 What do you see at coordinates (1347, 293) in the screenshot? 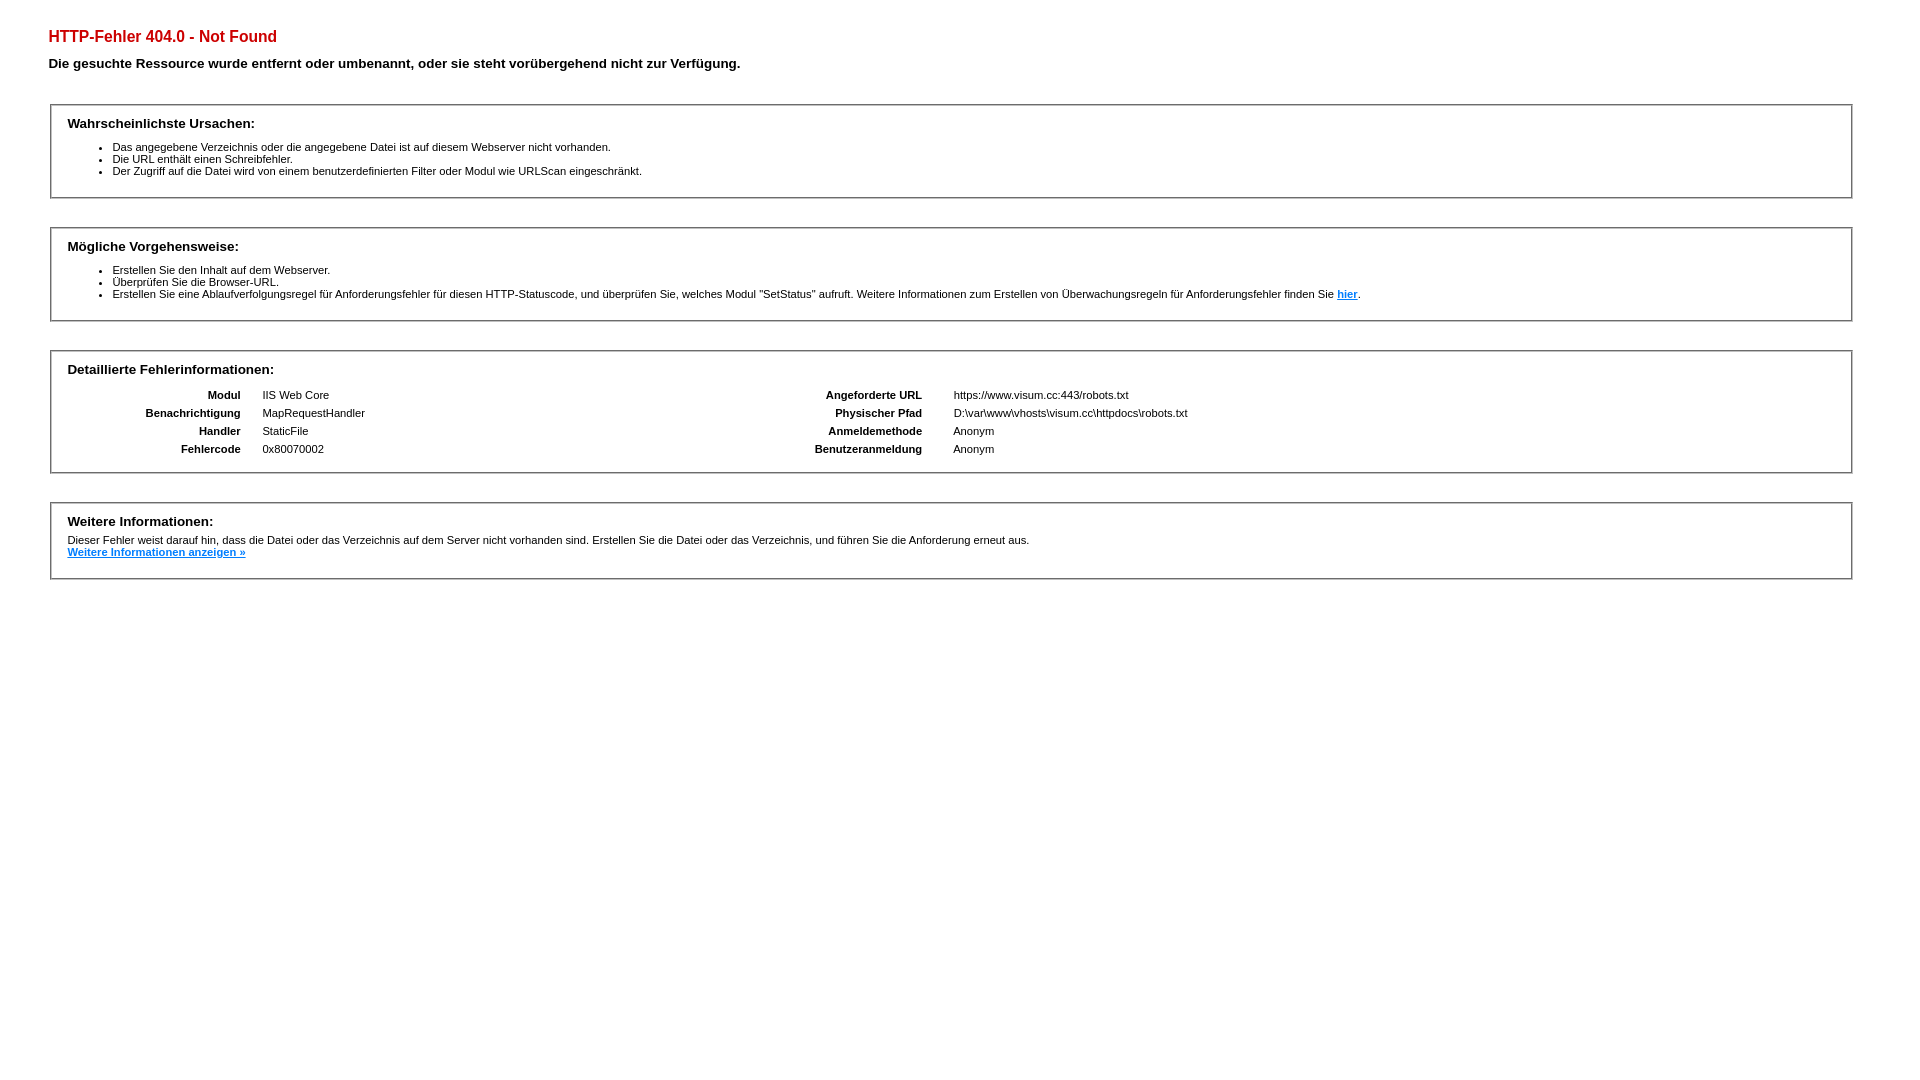
I see `'hier'` at bounding box center [1347, 293].